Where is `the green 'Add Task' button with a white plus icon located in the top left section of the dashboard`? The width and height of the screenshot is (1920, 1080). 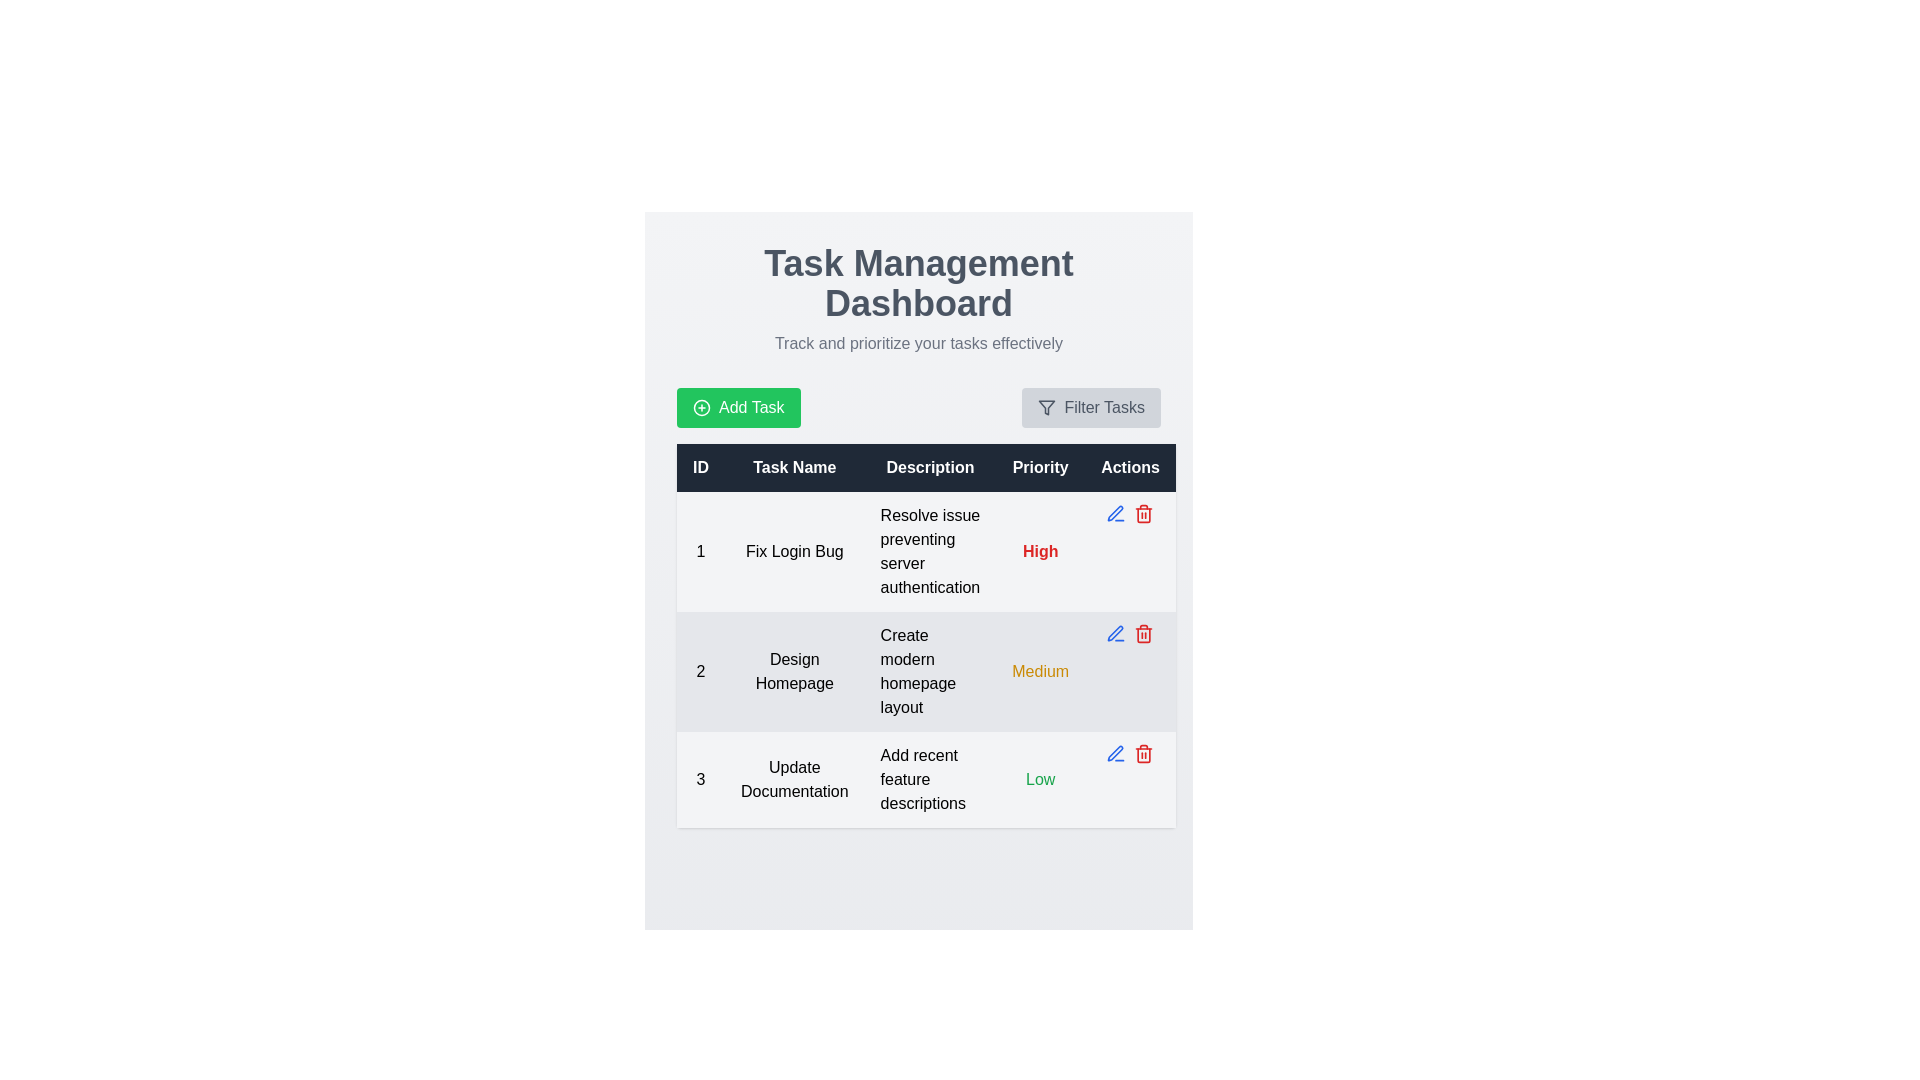
the green 'Add Task' button with a white plus icon located in the top left section of the dashboard is located at coordinates (737, 407).